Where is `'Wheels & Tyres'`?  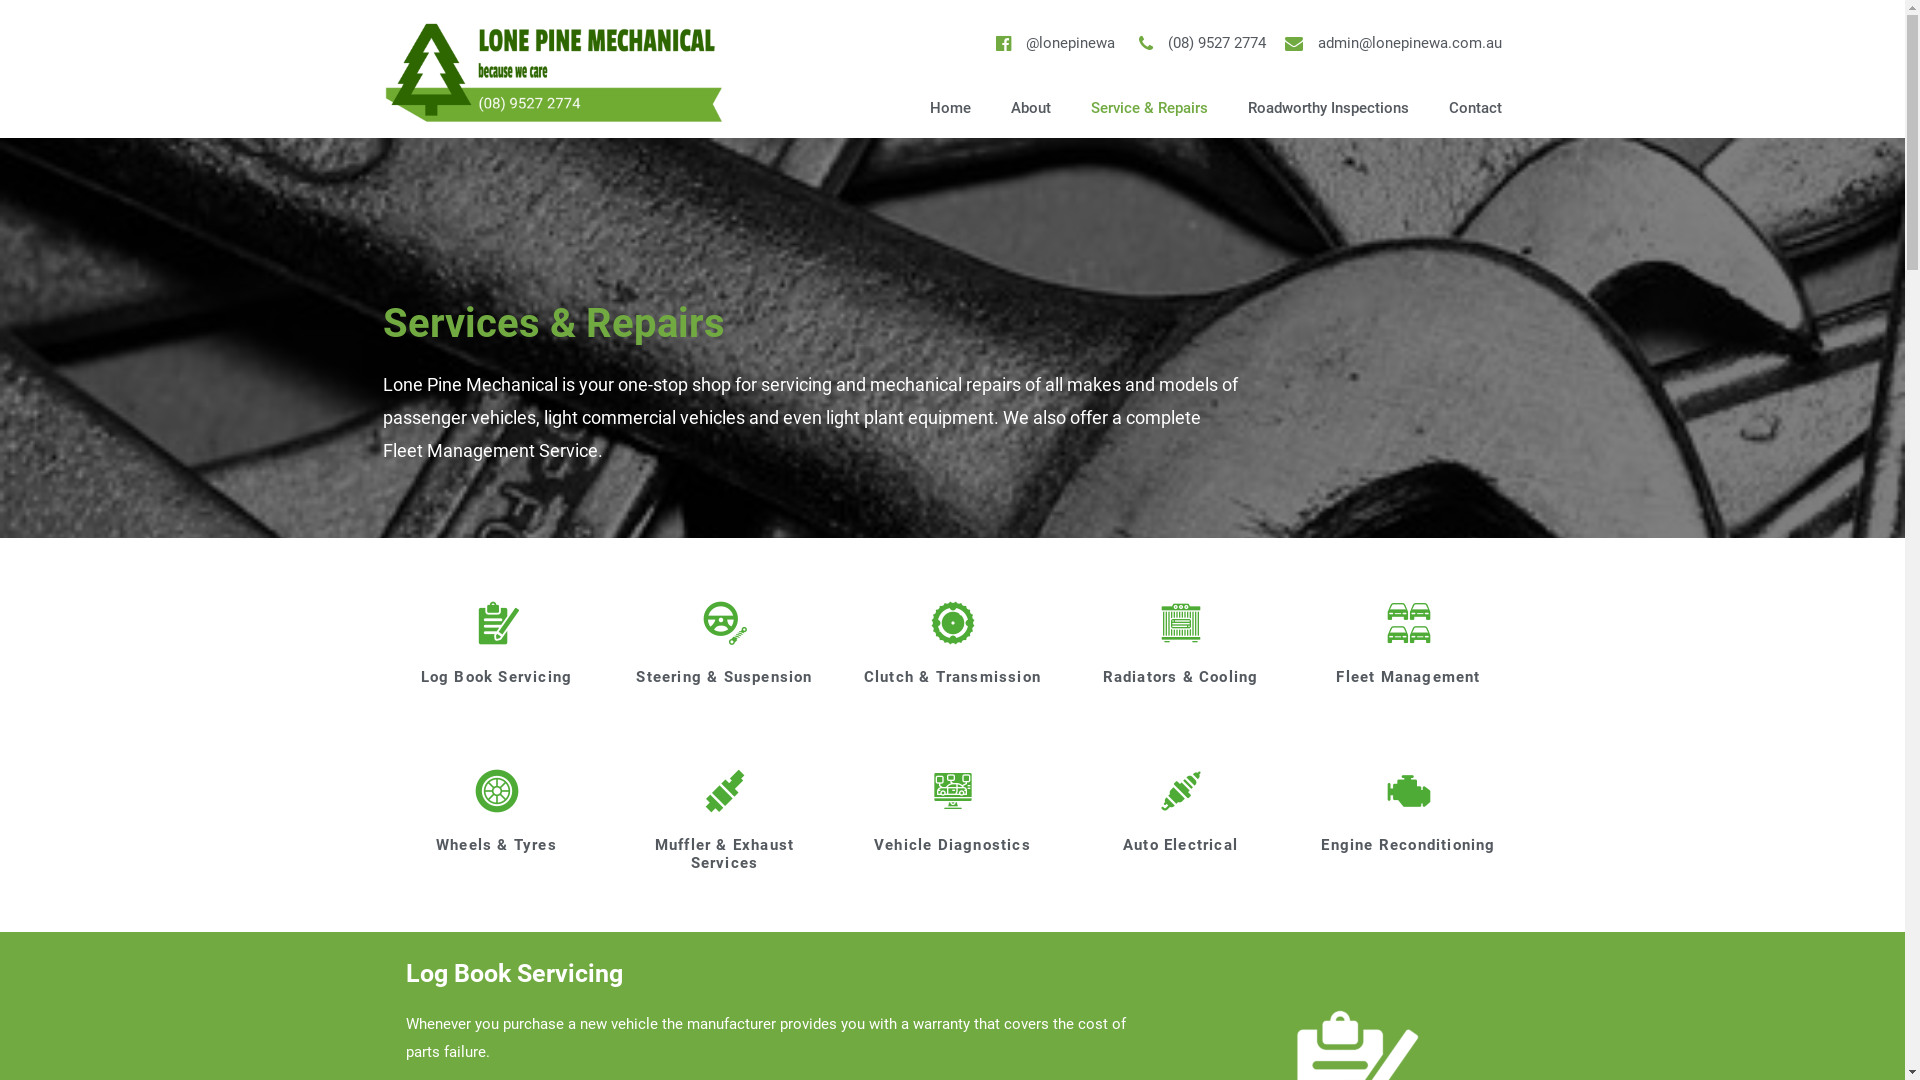
'Wheels & Tyres' is located at coordinates (496, 844).